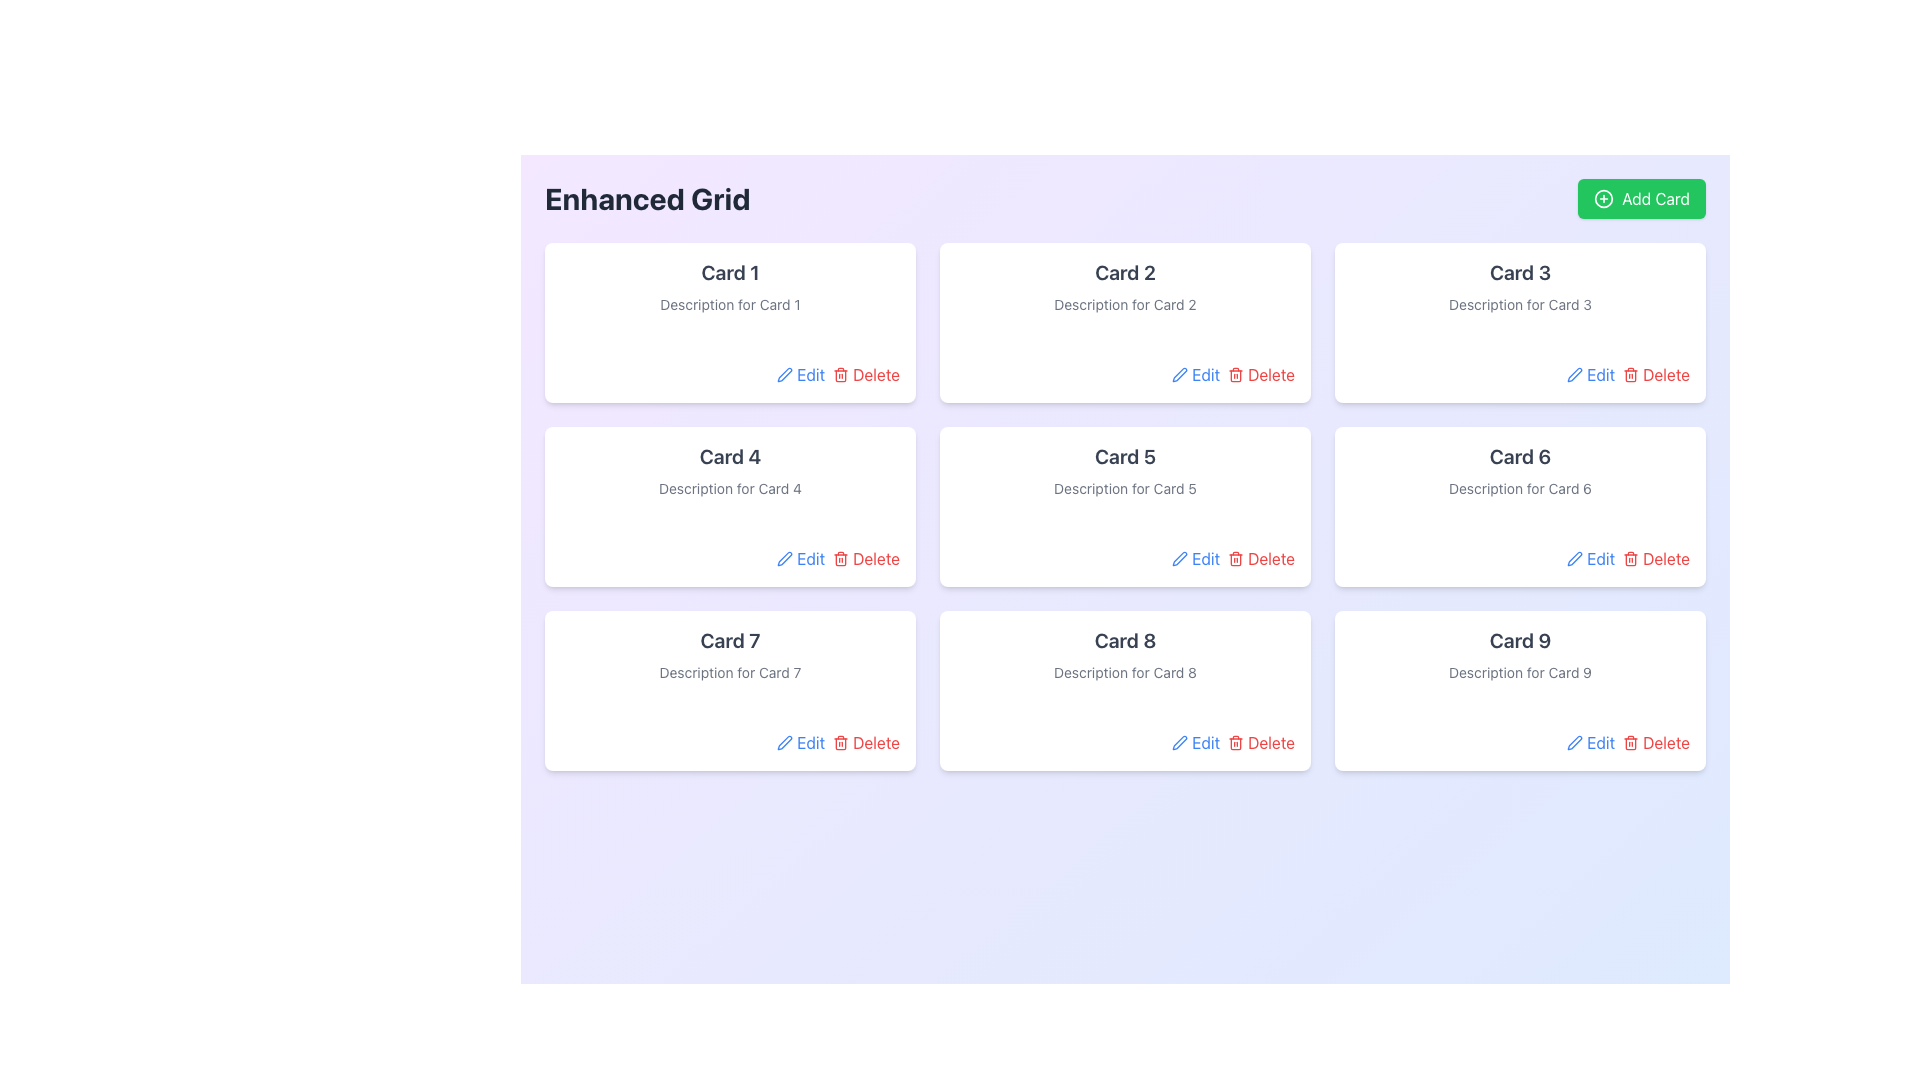  I want to click on reading tools, so click(1125, 640).